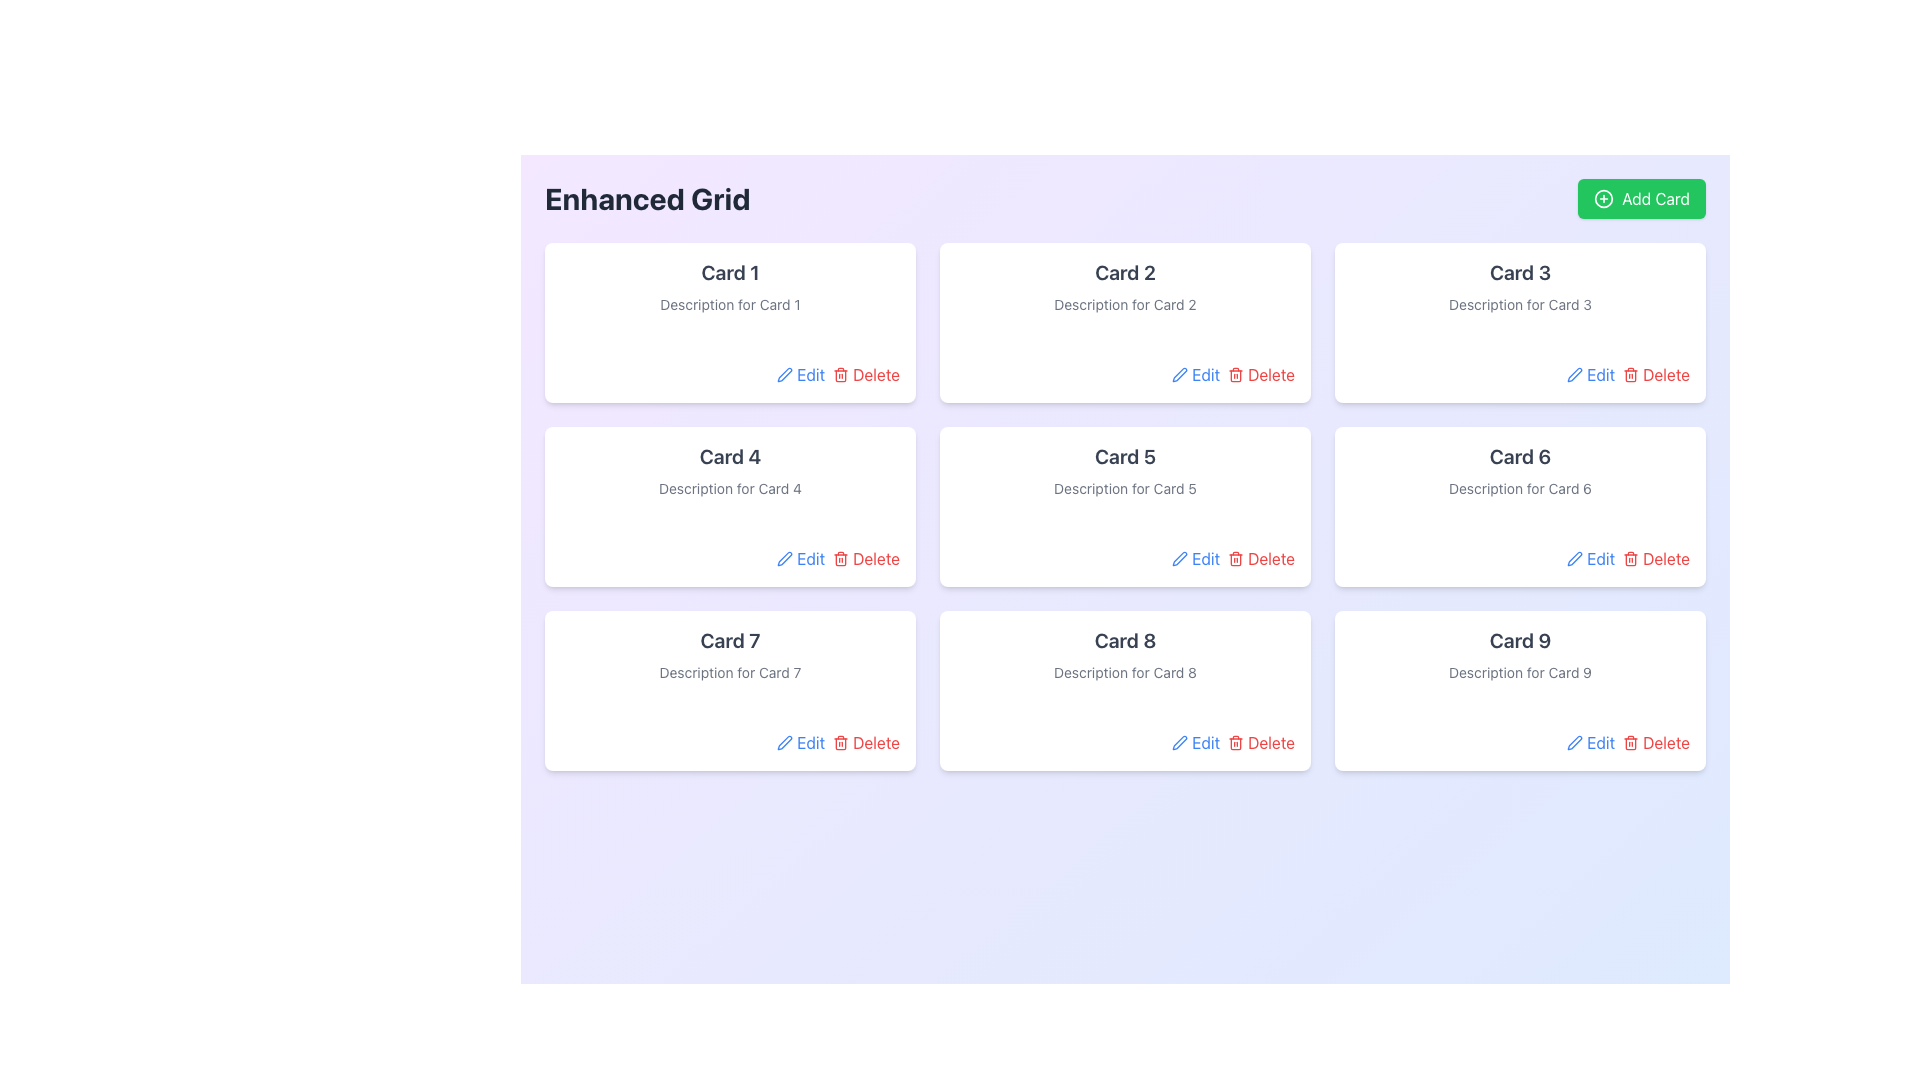  I want to click on reading tools, so click(1125, 640).